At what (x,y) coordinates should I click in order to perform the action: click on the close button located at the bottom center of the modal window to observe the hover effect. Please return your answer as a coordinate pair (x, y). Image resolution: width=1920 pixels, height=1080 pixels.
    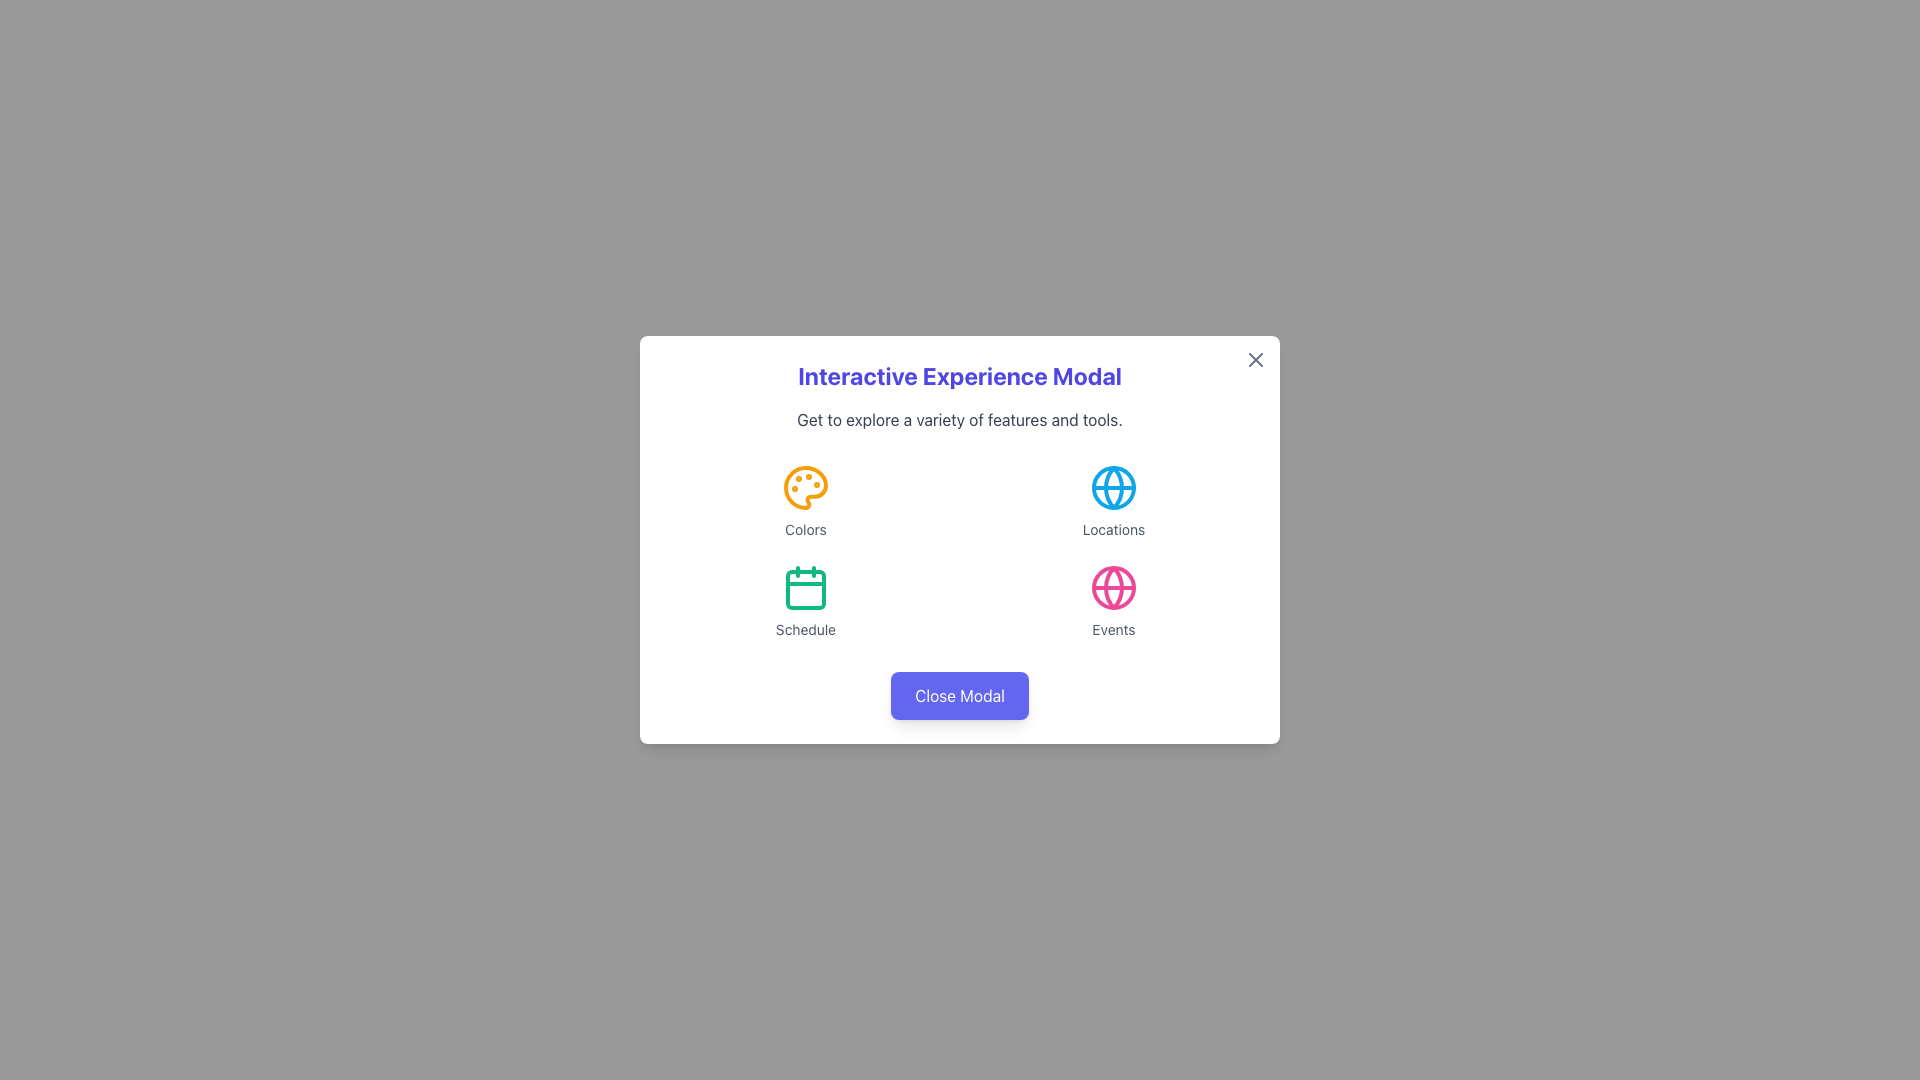
    Looking at the image, I should click on (960, 694).